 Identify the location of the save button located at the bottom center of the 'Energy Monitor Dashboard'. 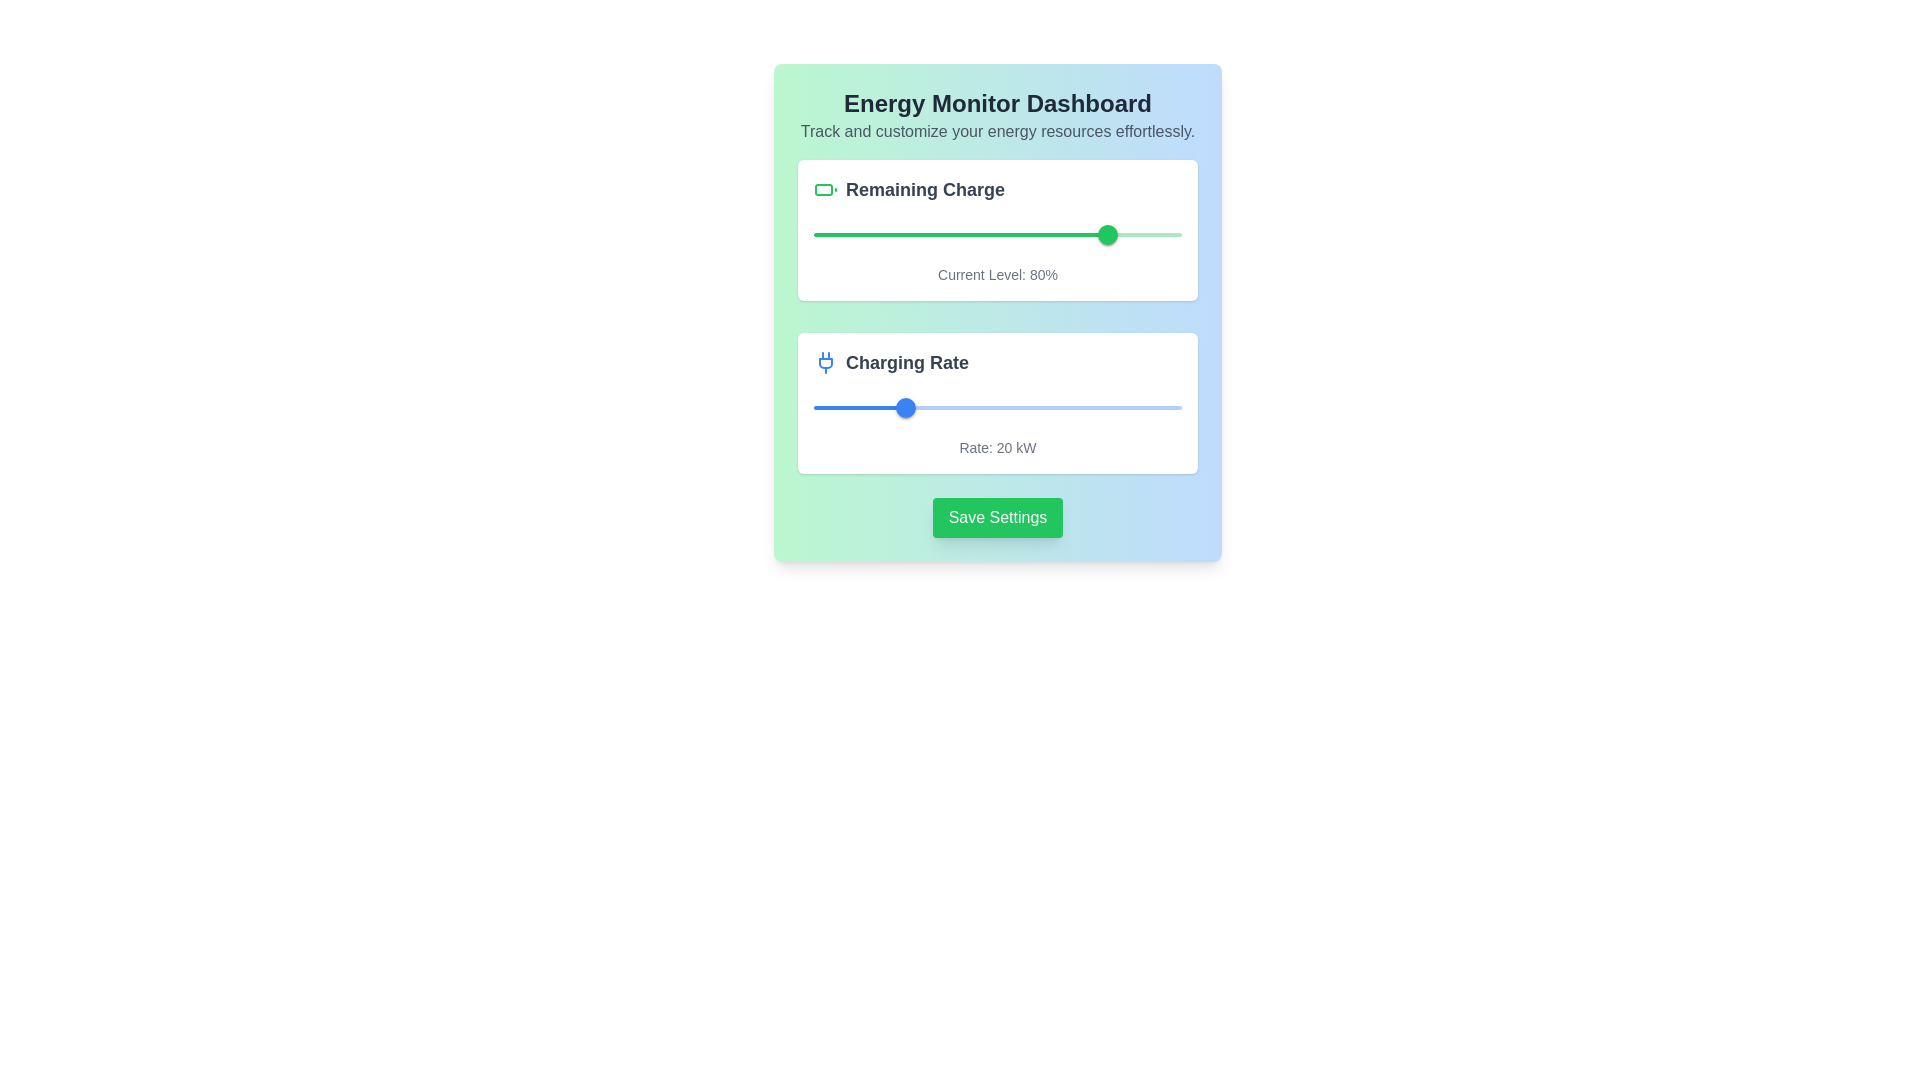
(998, 516).